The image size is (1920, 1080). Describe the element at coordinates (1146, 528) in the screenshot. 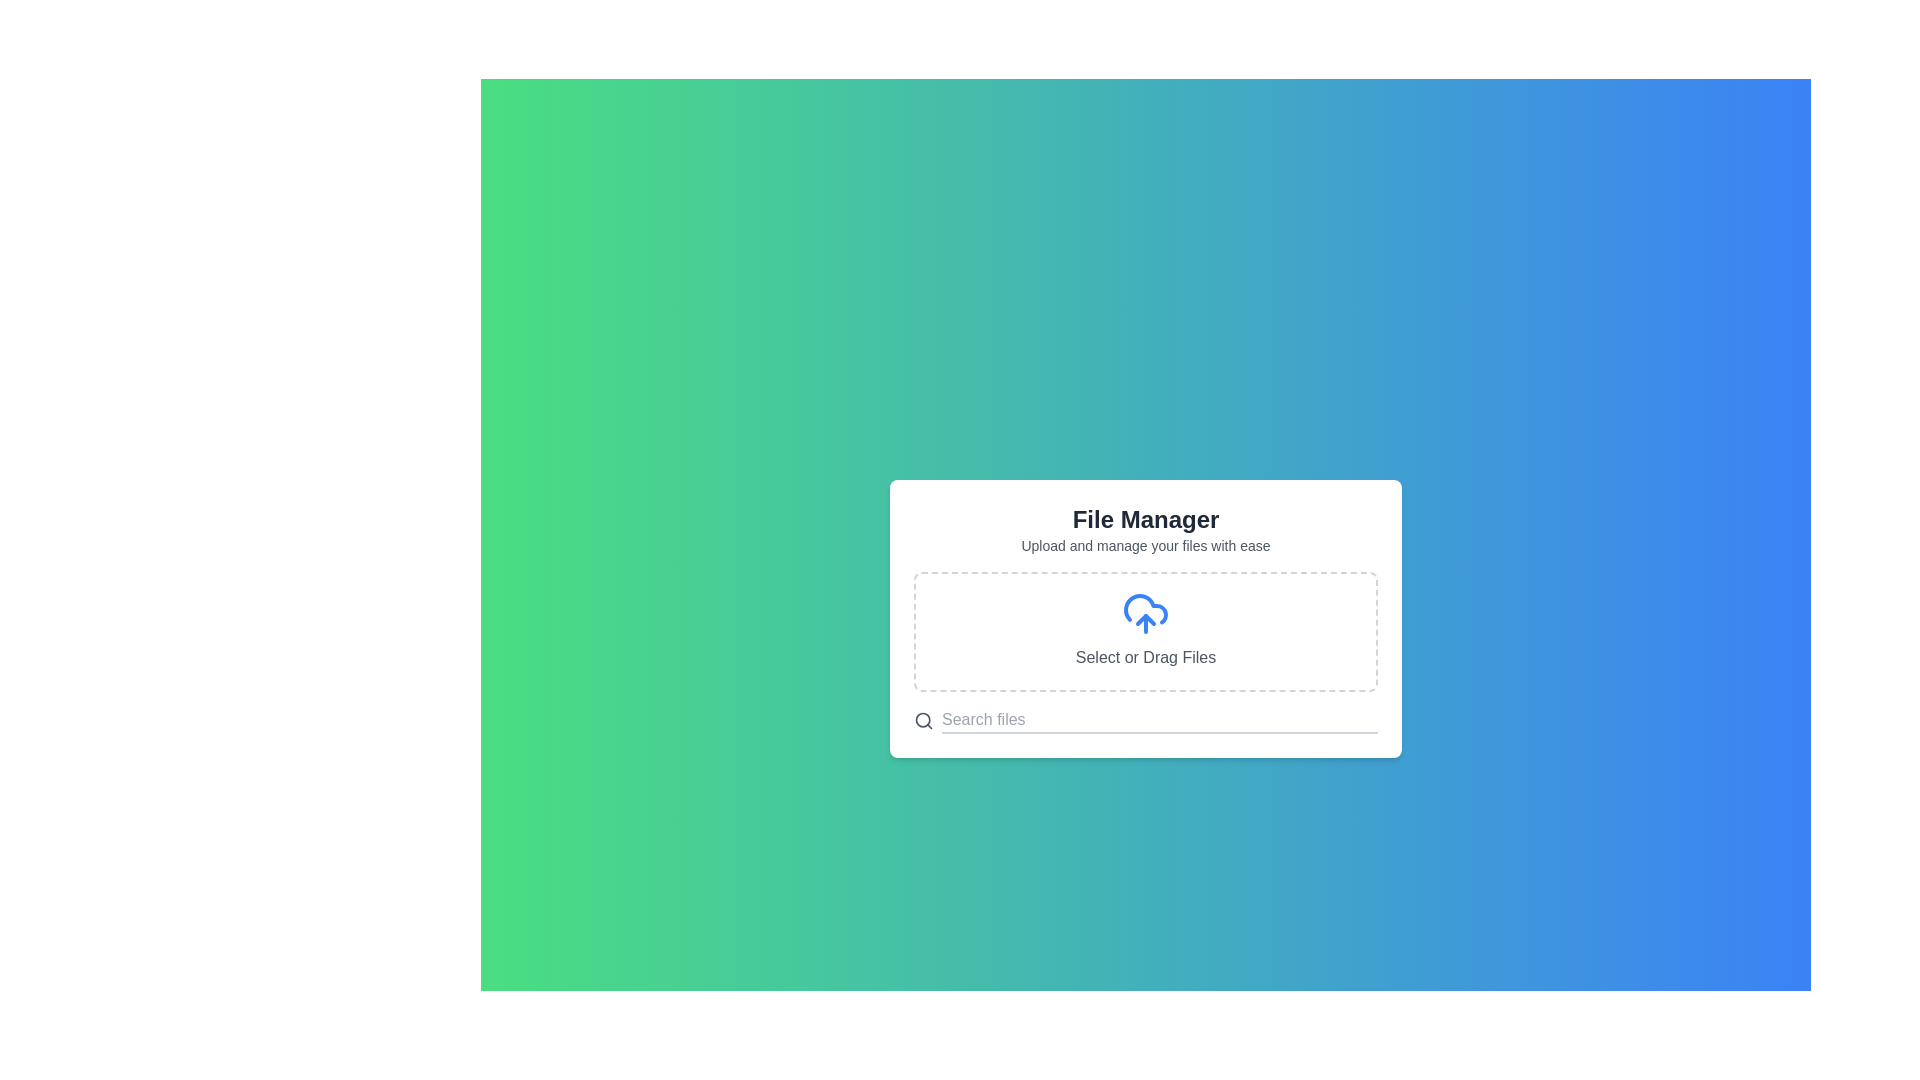

I see `the informational text content area at the top of the dialog box that describes the file management interface` at that location.